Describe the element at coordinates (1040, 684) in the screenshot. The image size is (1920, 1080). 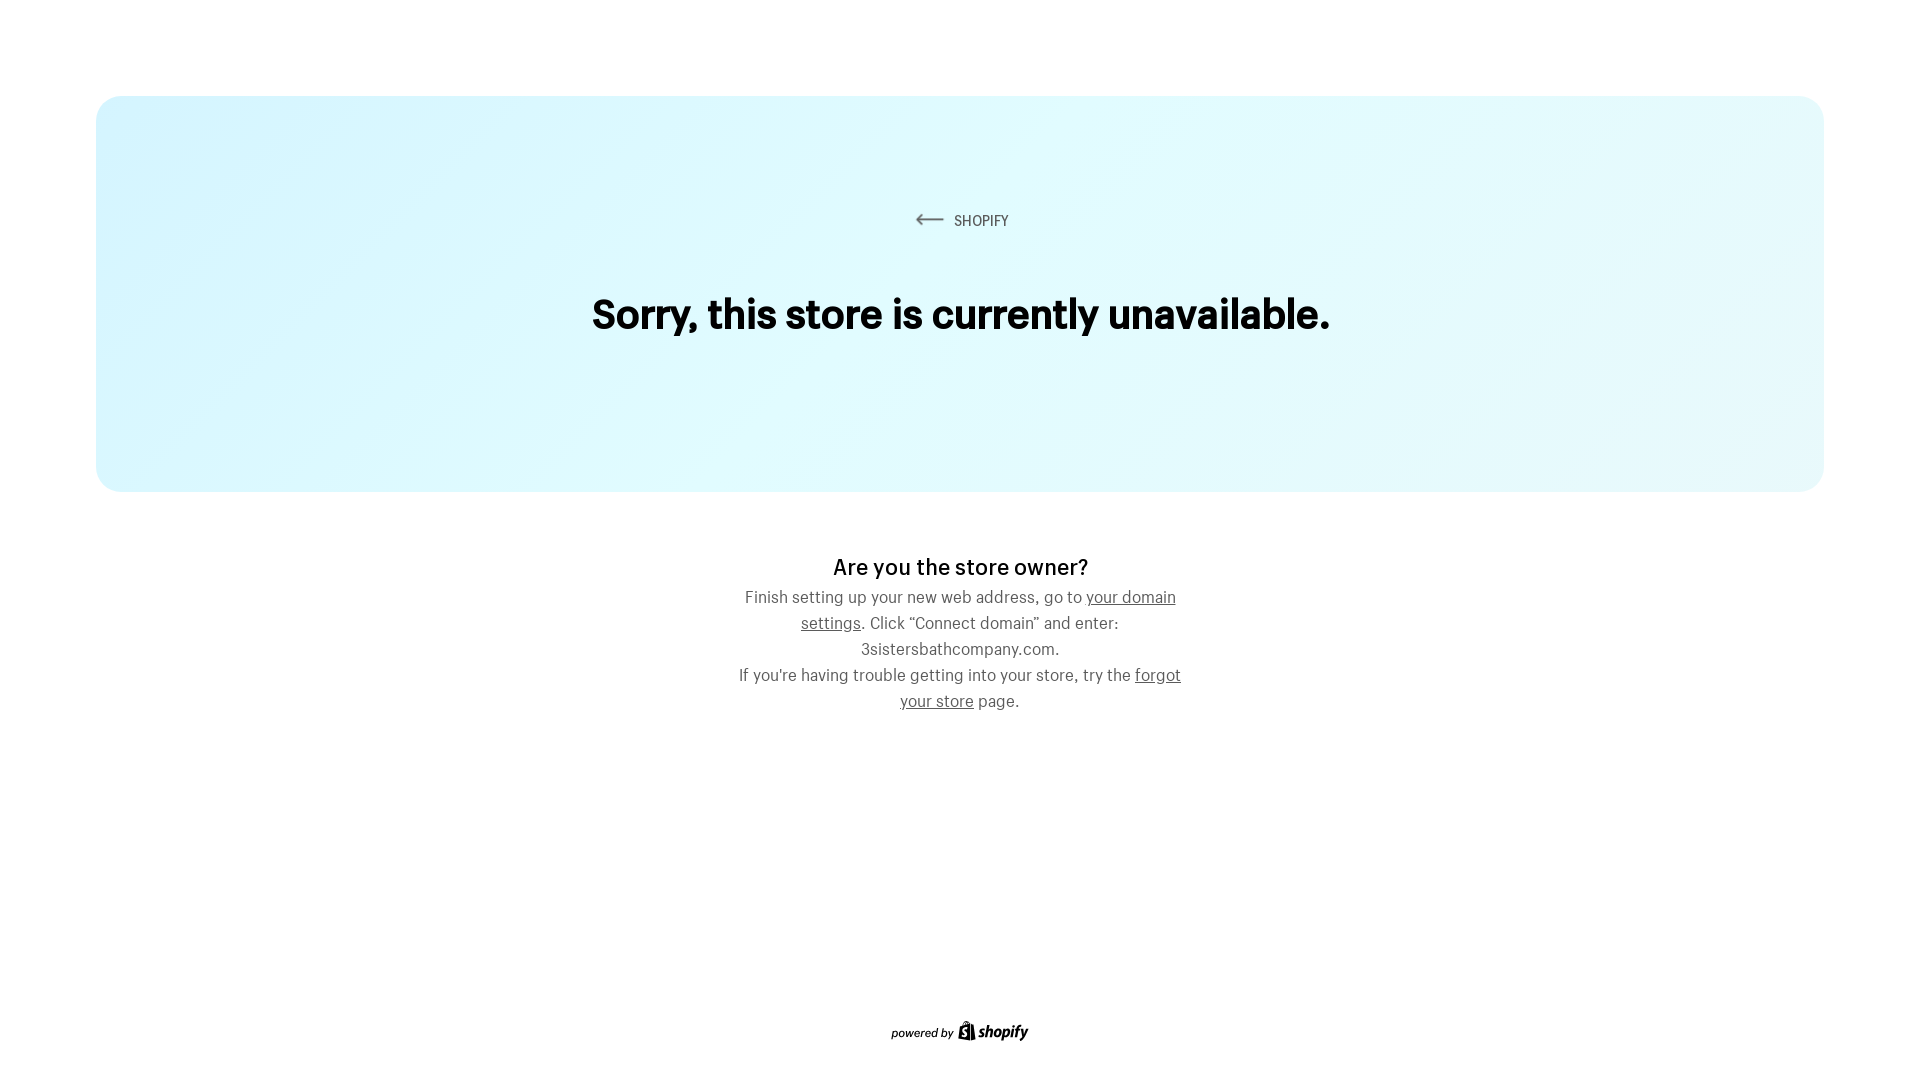
I see `'forgot your store'` at that location.